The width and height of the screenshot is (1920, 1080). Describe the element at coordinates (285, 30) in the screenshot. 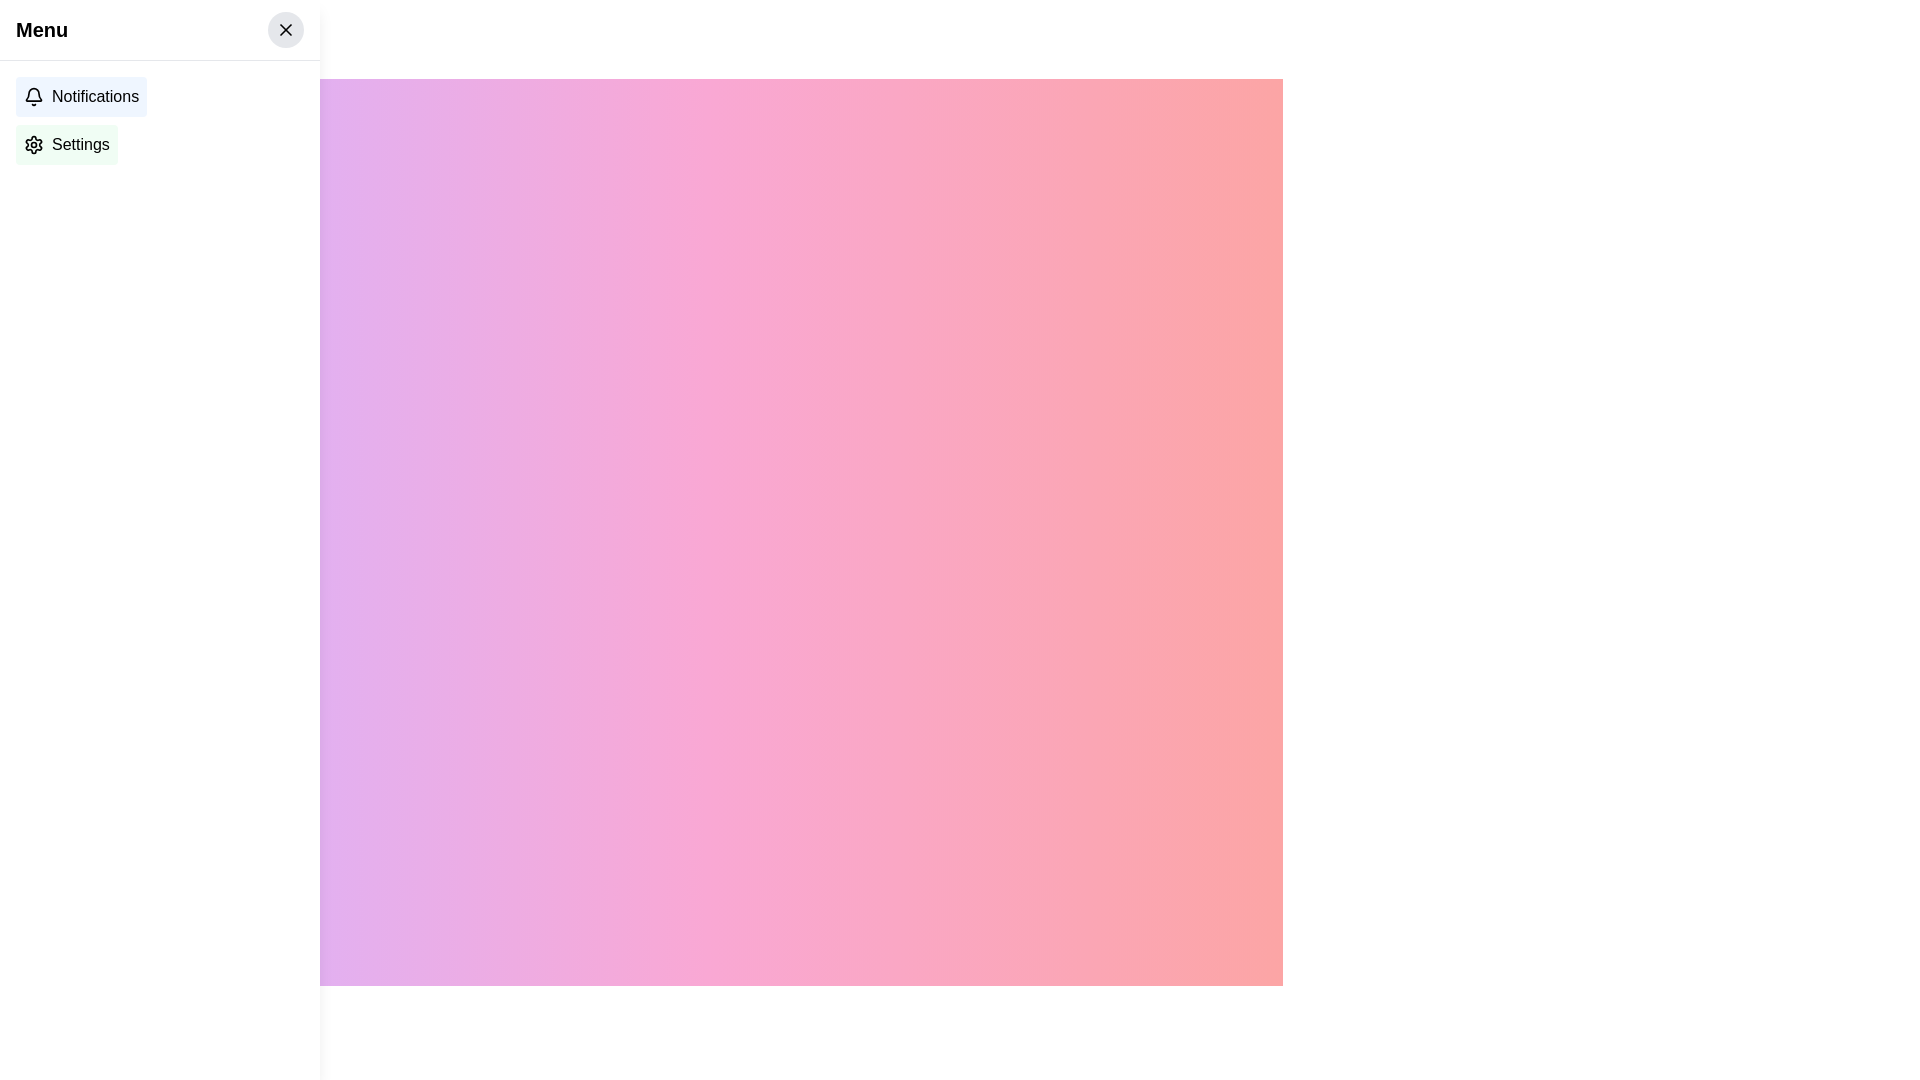

I see `the close button (SVG icon) located in the top-right corner of the vertical menu panel` at that location.